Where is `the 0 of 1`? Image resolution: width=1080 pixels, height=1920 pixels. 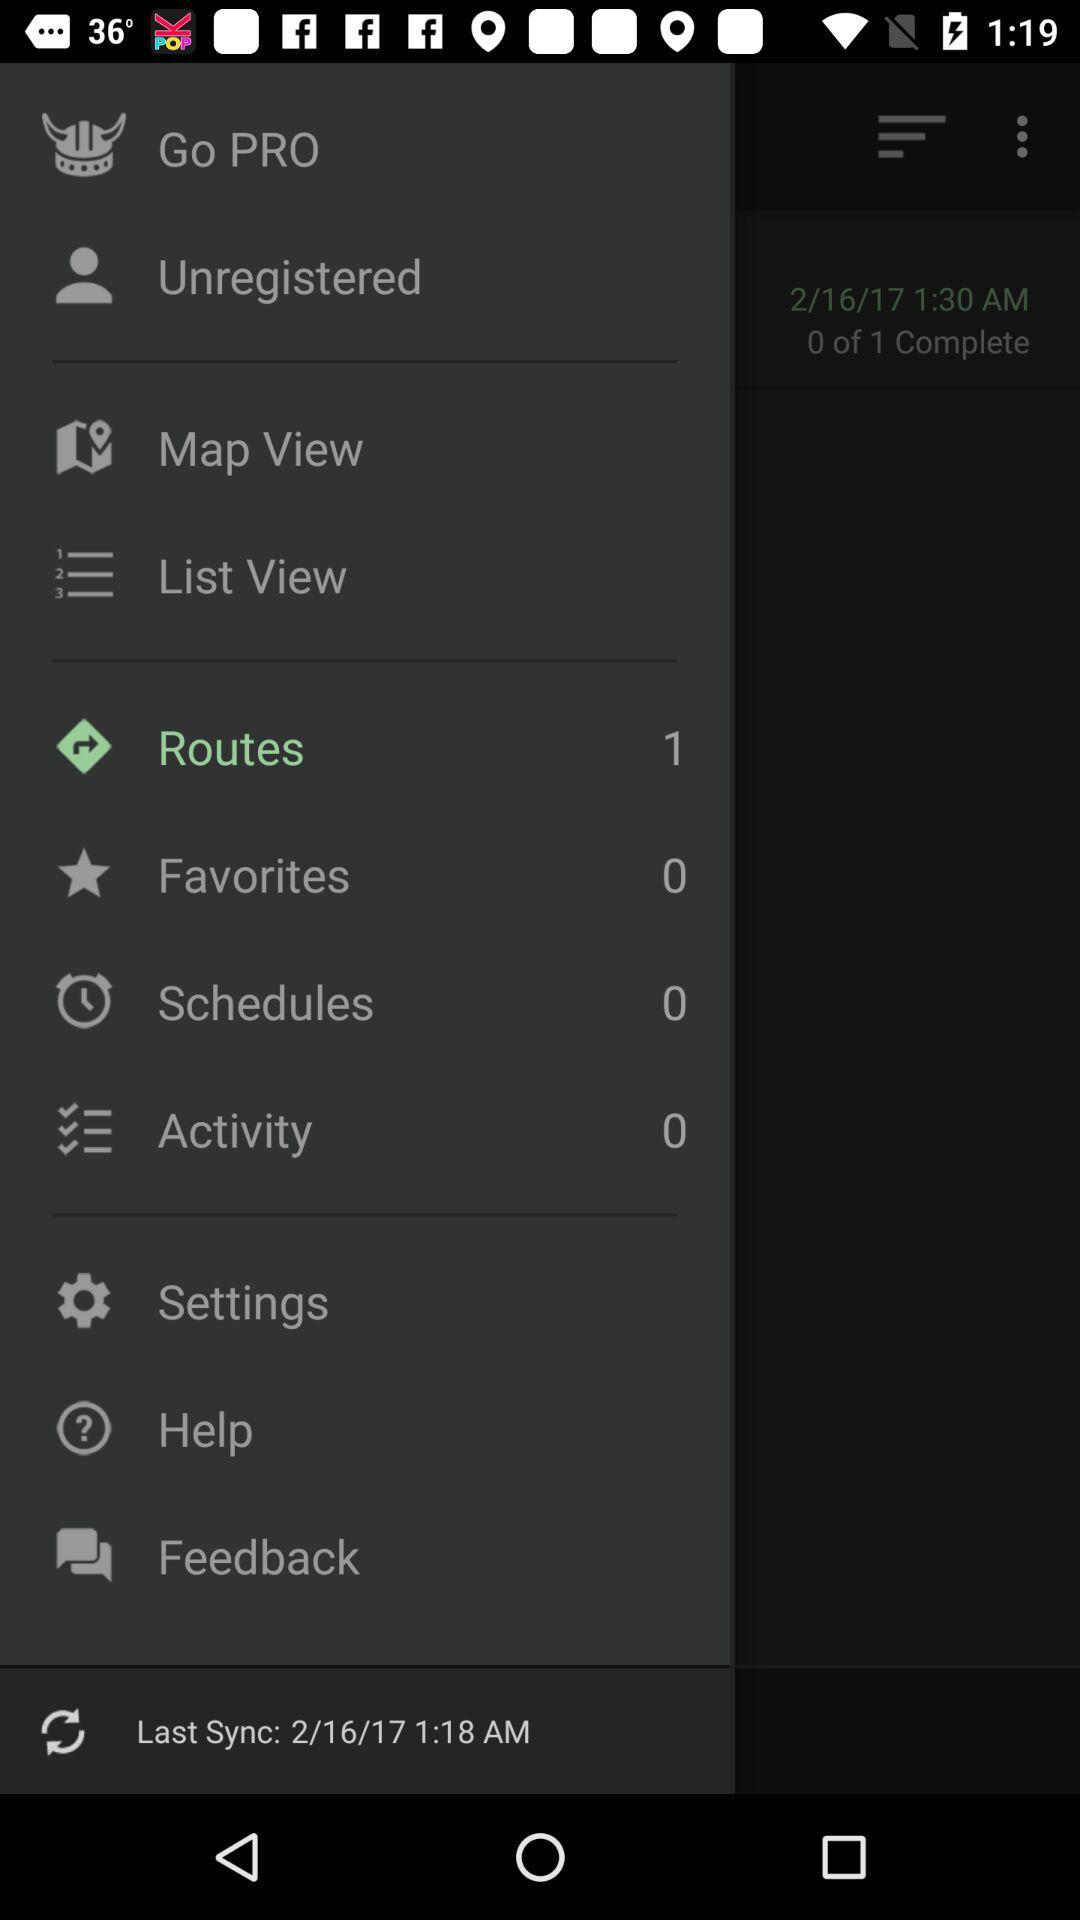 the 0 of 1 is located at coordinates (931, 340).